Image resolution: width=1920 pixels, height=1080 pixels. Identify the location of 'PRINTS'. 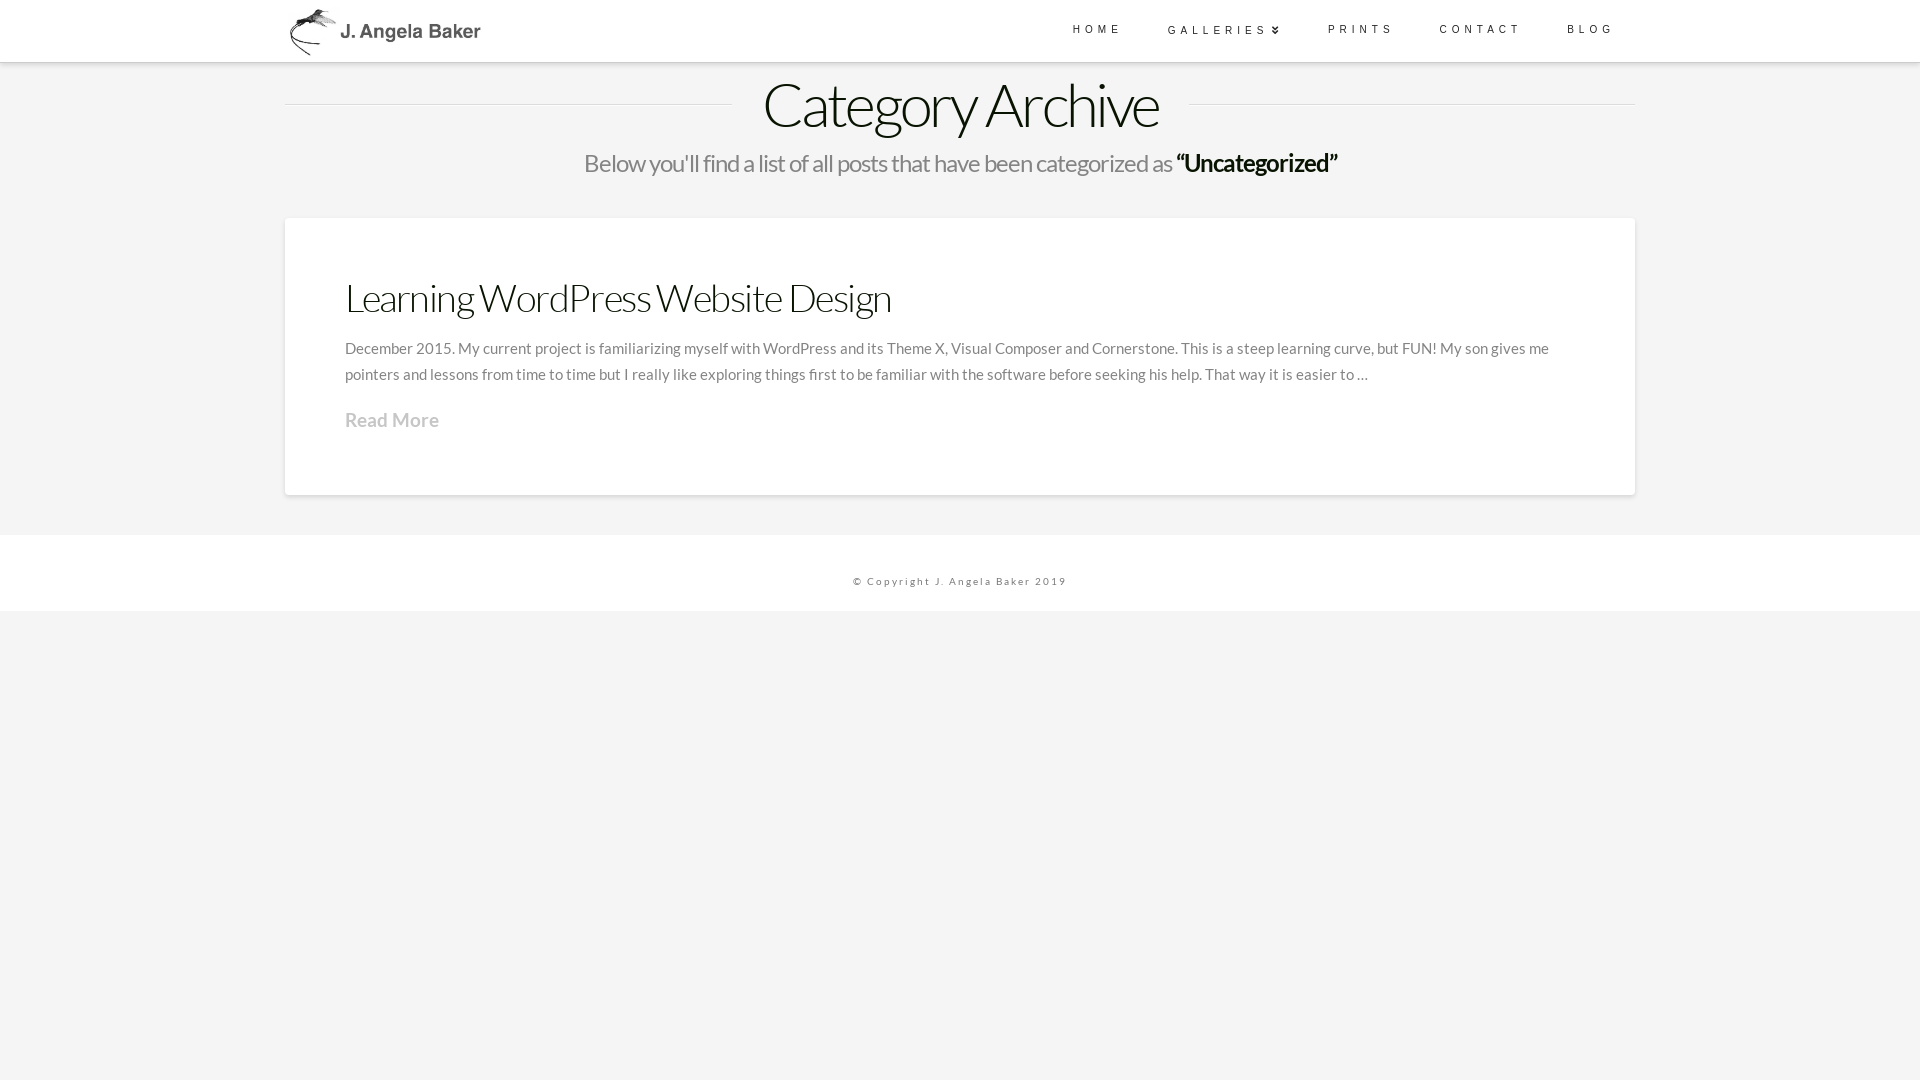
(1358, 19).